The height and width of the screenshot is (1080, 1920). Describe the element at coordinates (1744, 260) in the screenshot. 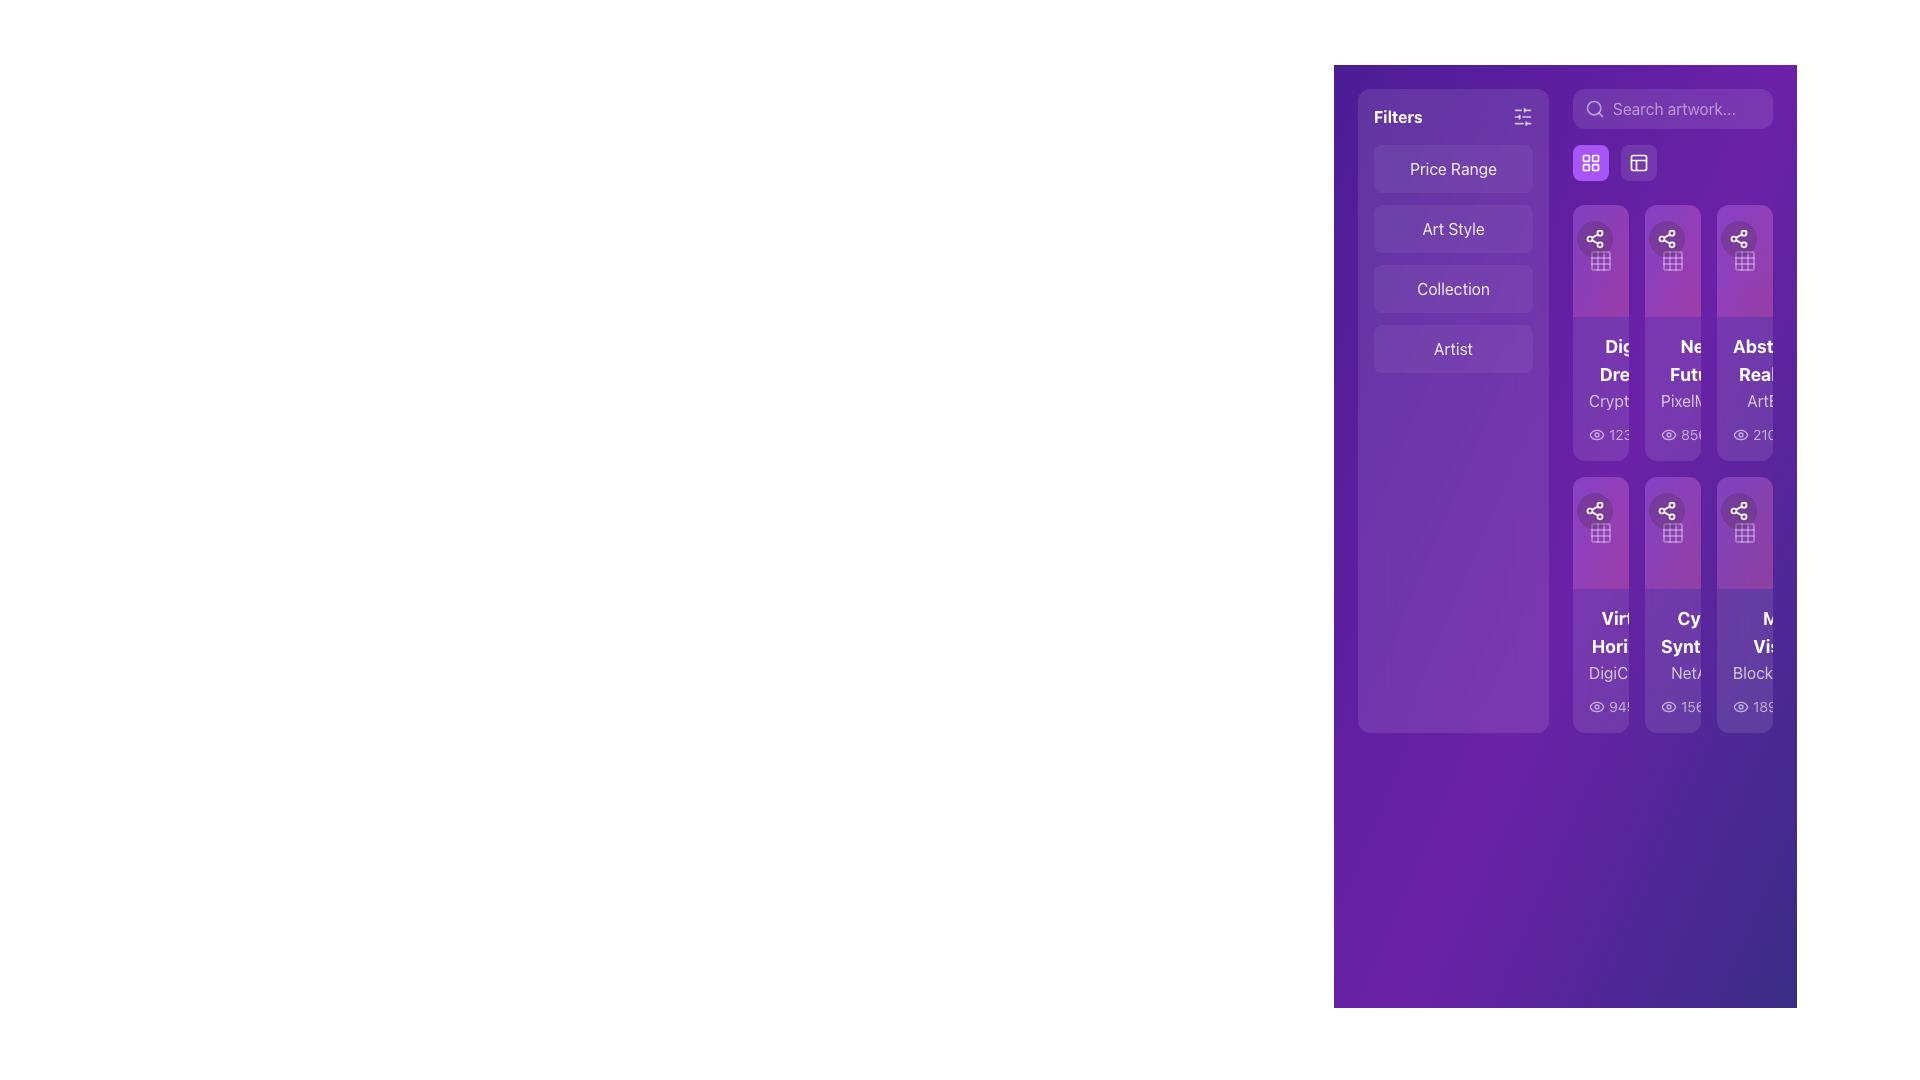

I see `the third grid icon, which is styled in semi-transparent white and located inside a purple card on the right-hand side of the interface` at that location.